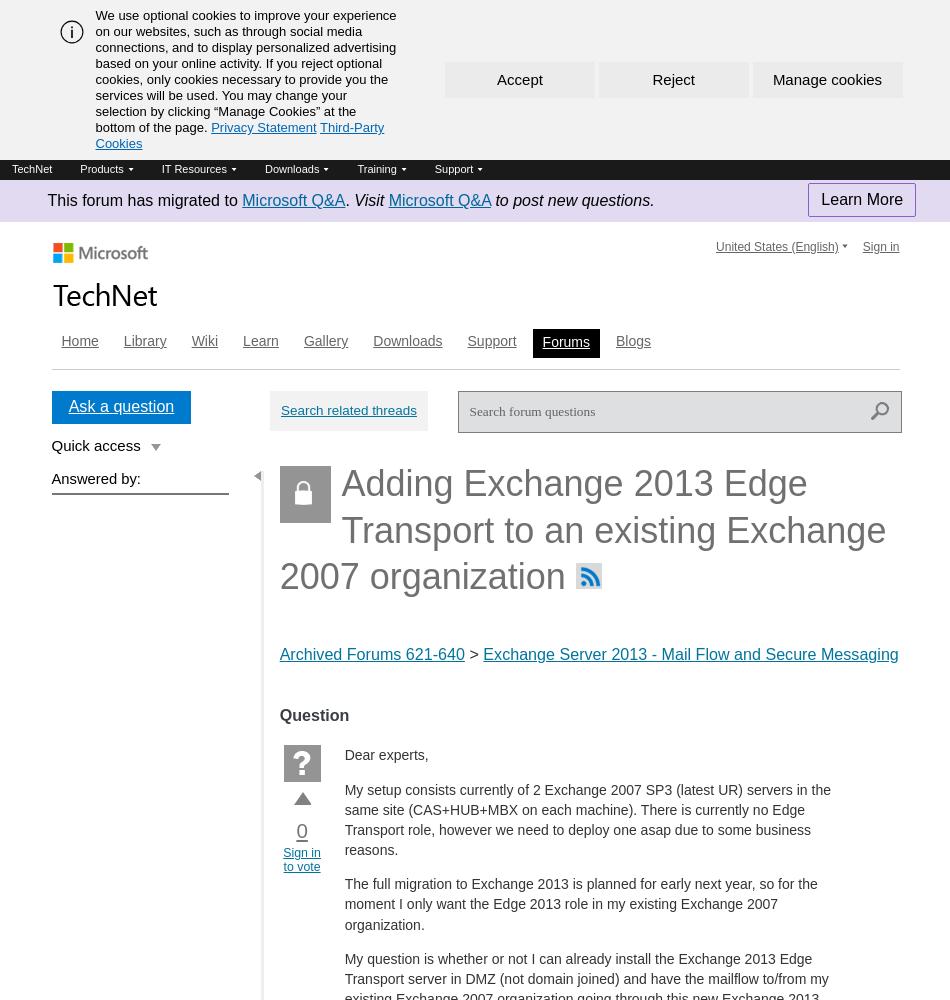  Describe the element at coordinates (144, 199) in the screenshot. I see `'This forum has migrated to'` at that location.